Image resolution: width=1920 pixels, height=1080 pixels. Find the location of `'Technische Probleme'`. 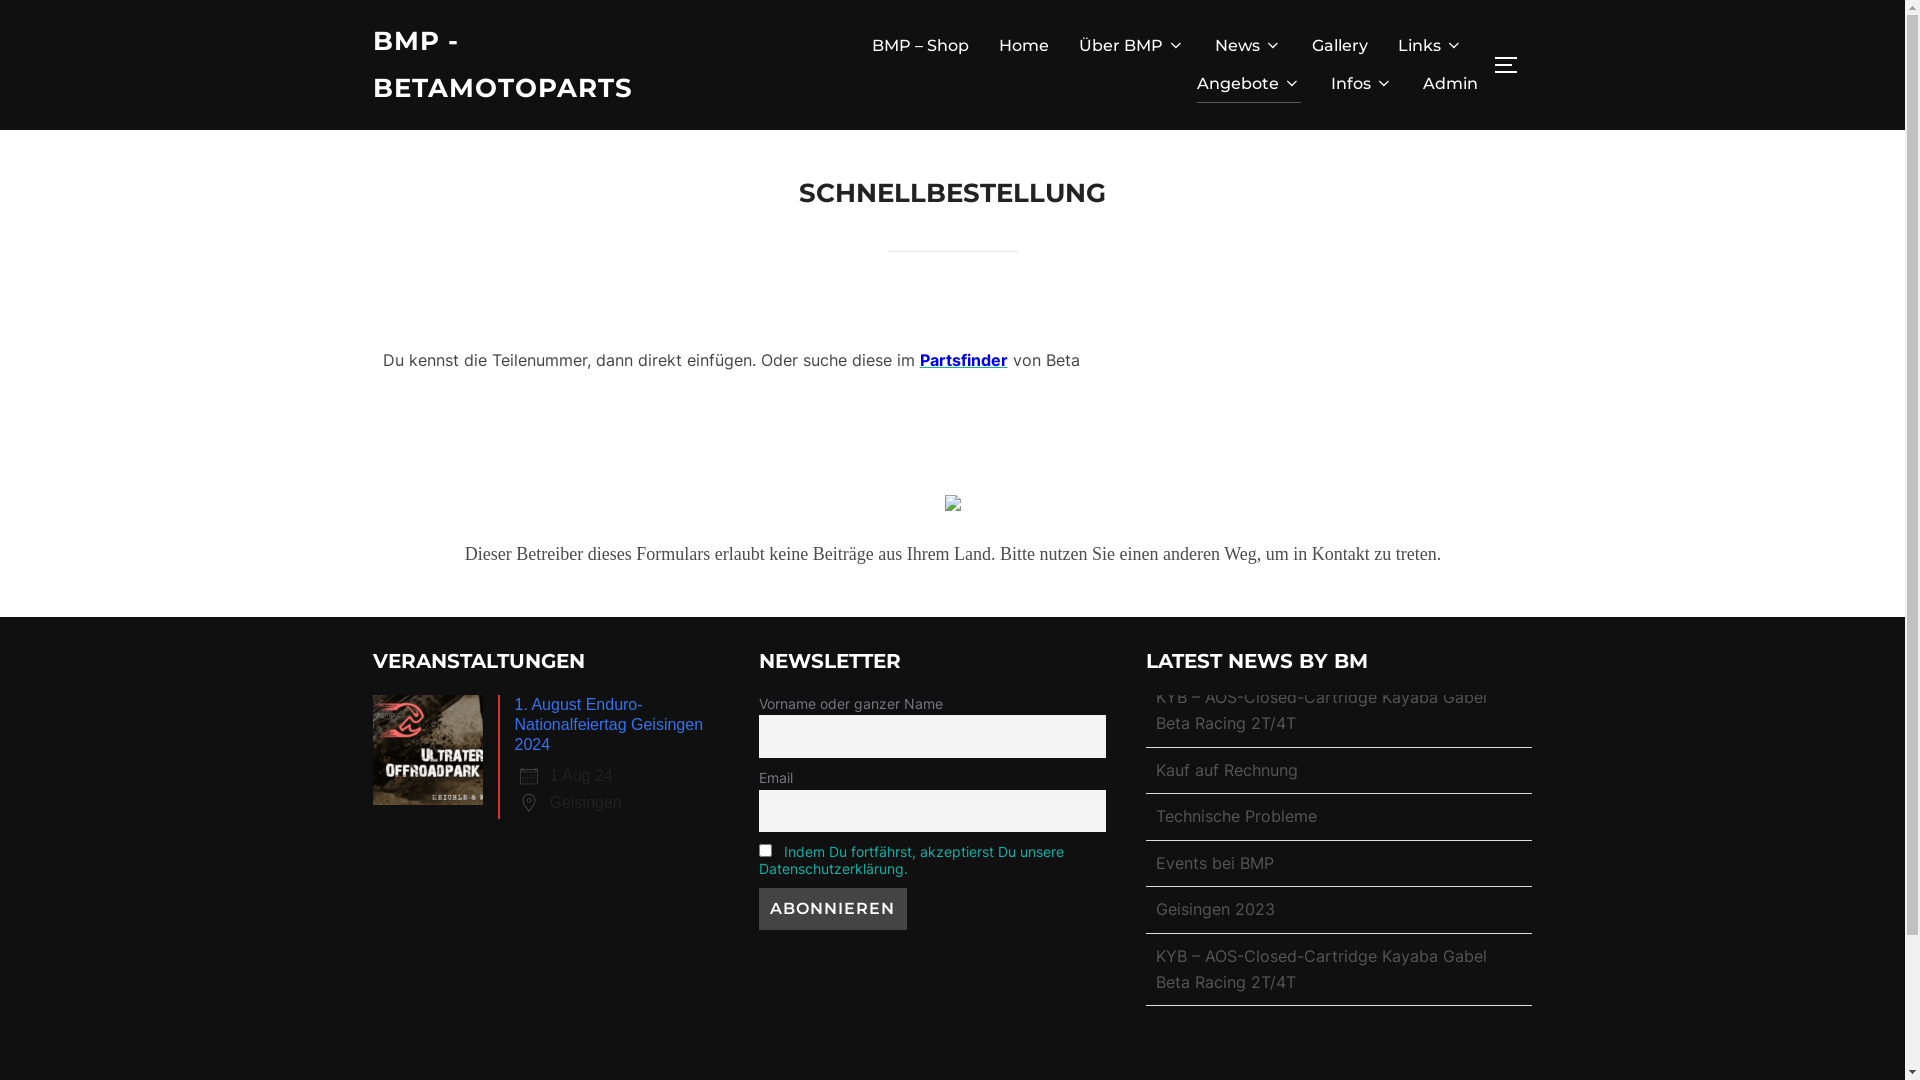

'Technische Probleme' is located at coordinates (1235, 836).